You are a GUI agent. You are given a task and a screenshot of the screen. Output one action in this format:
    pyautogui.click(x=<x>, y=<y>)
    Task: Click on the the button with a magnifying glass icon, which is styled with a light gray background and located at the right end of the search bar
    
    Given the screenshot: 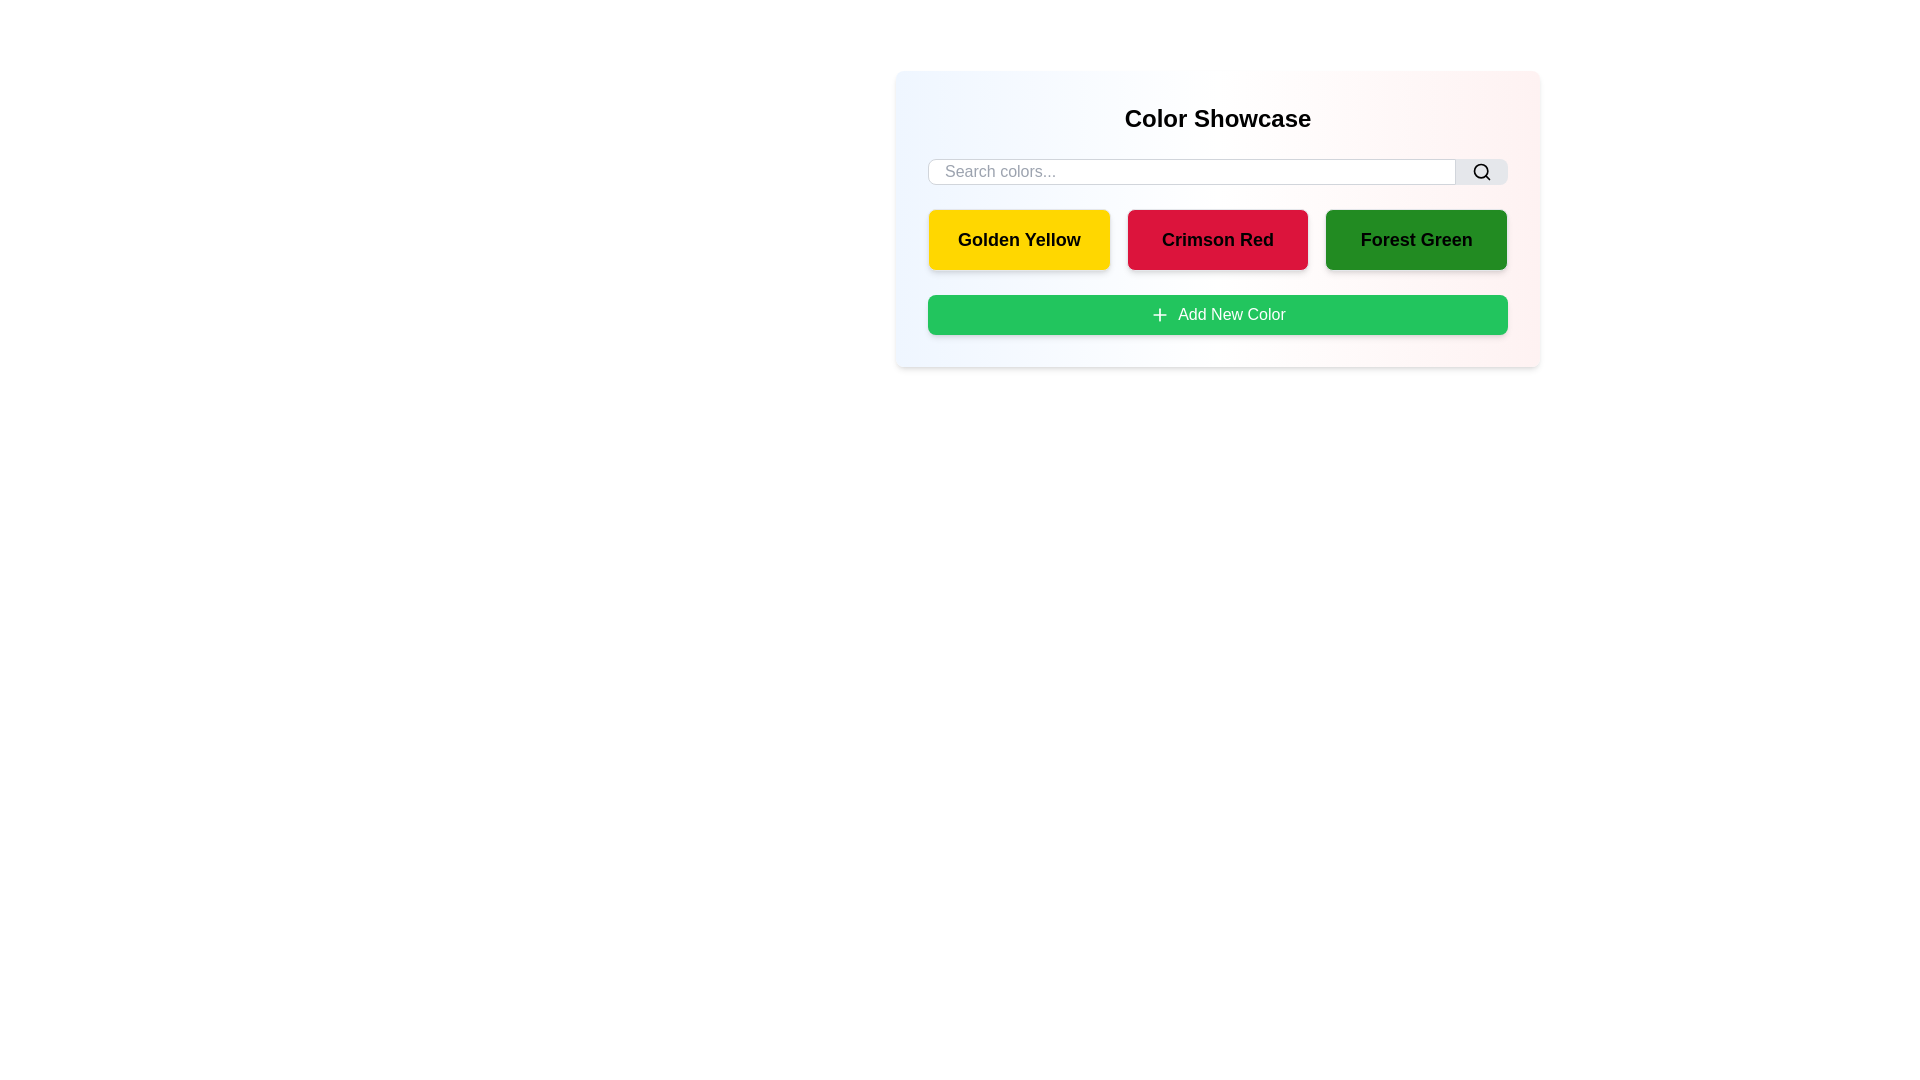 What is the action you would take?
    pyautogui.click(x=1482, y=171)
    